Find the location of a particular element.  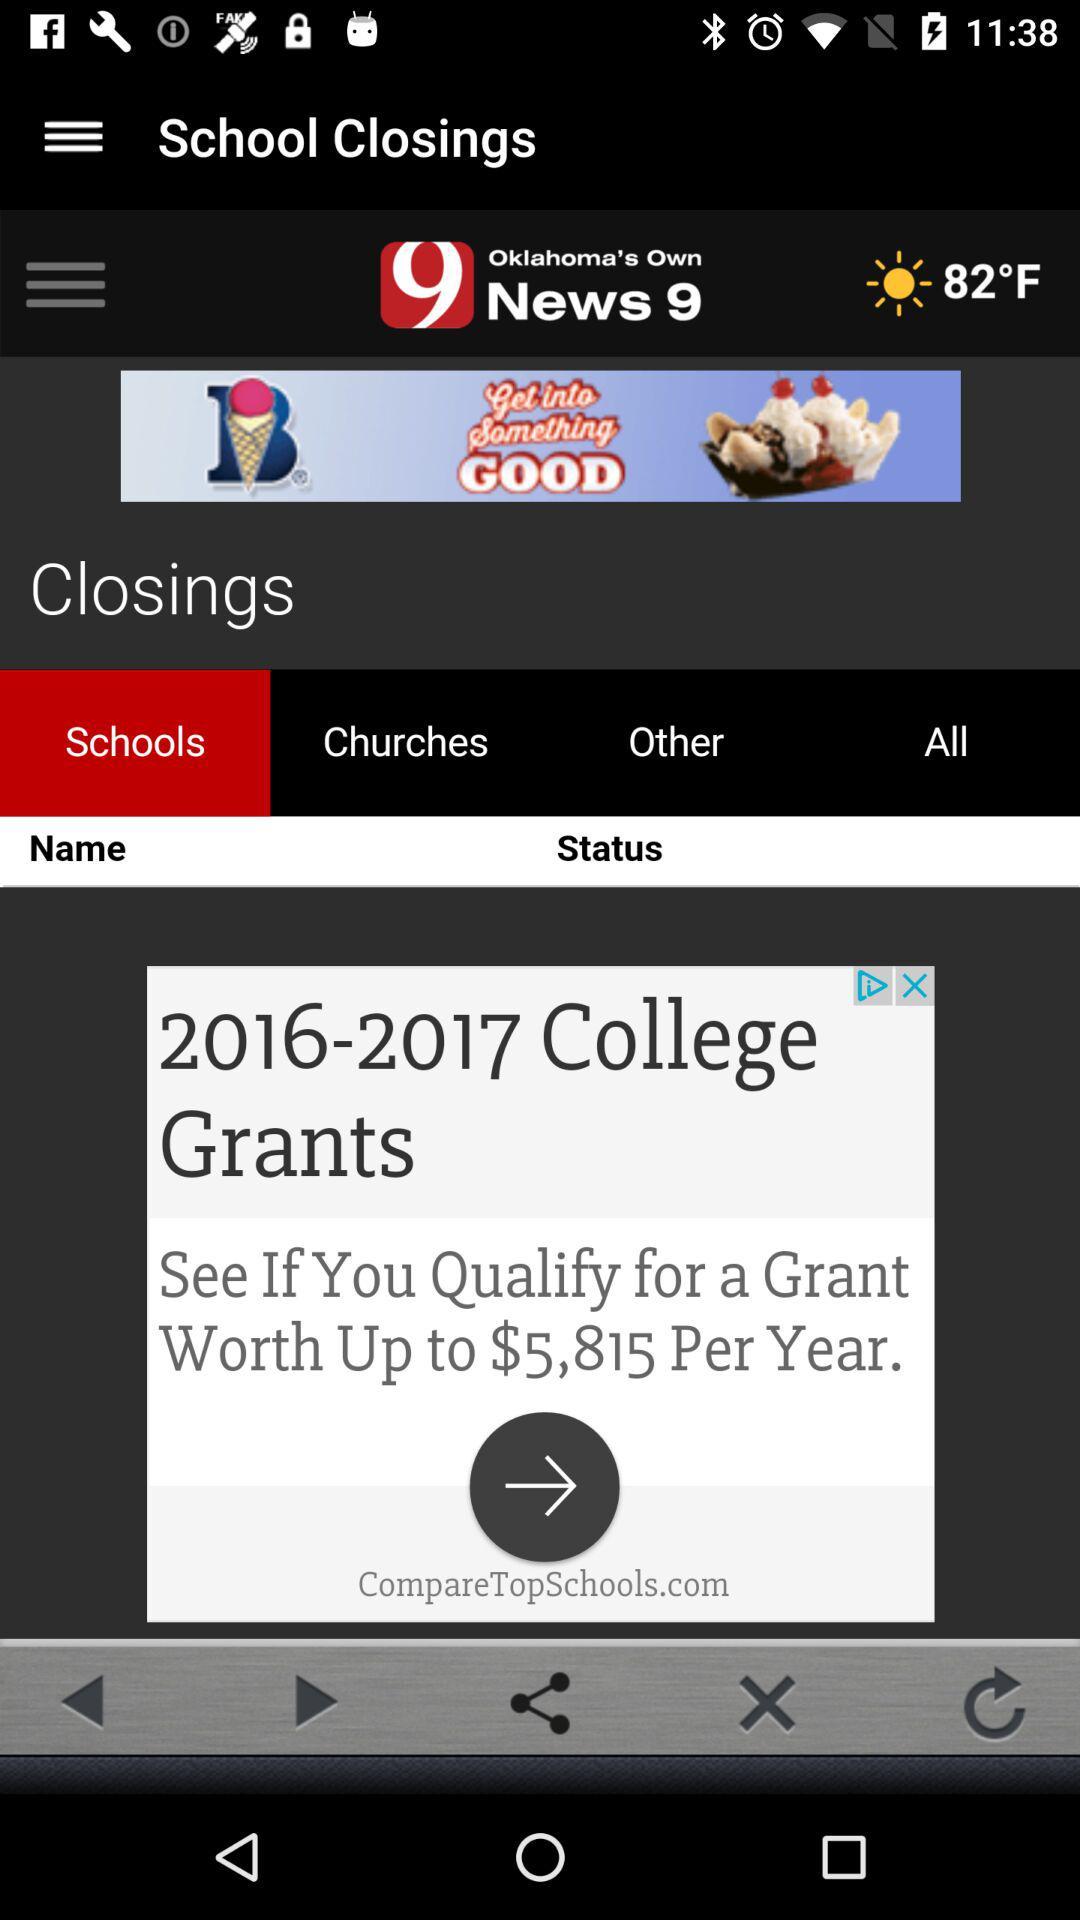

next page is located at coordinates (312, 1702).